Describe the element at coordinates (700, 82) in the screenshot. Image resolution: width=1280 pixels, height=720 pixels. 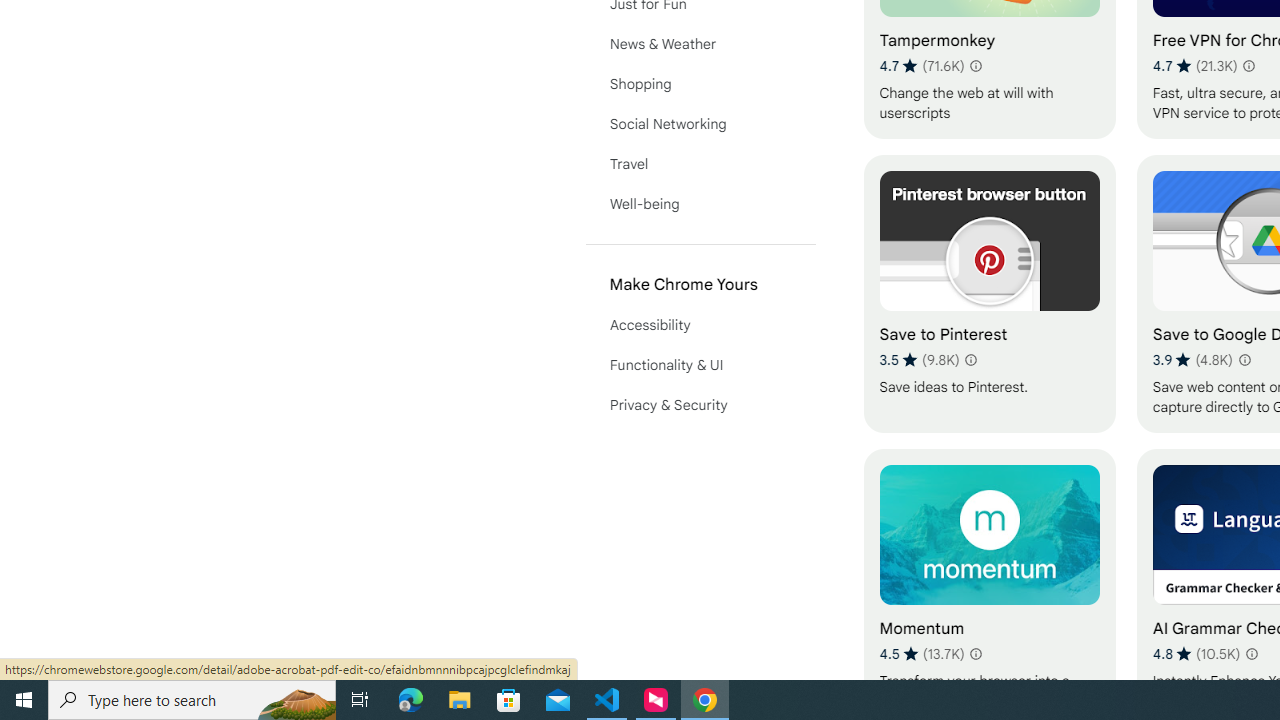
I see `'Shopping'` at that location.